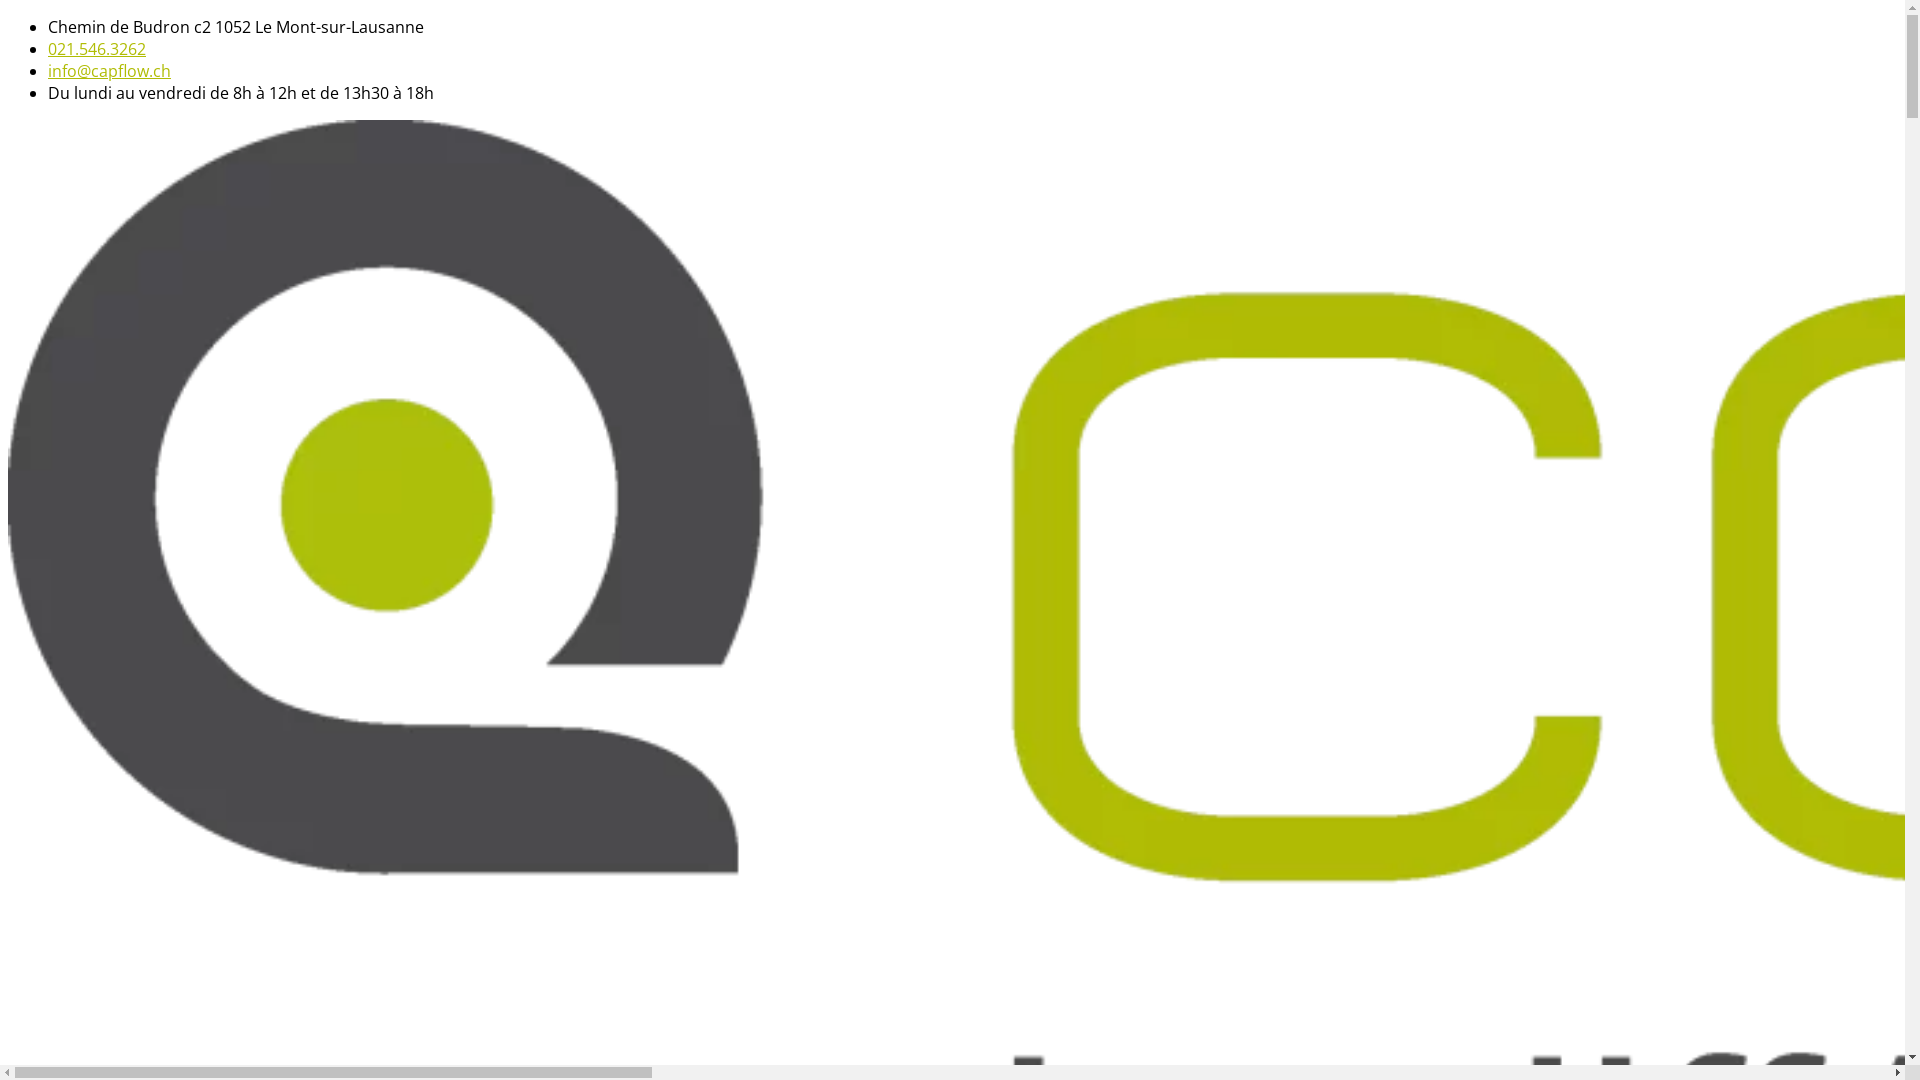  What do you see at coordinates (95, 48) in the screenshot?
I see `'021.546.3262'` at bounding box center [95, 48].